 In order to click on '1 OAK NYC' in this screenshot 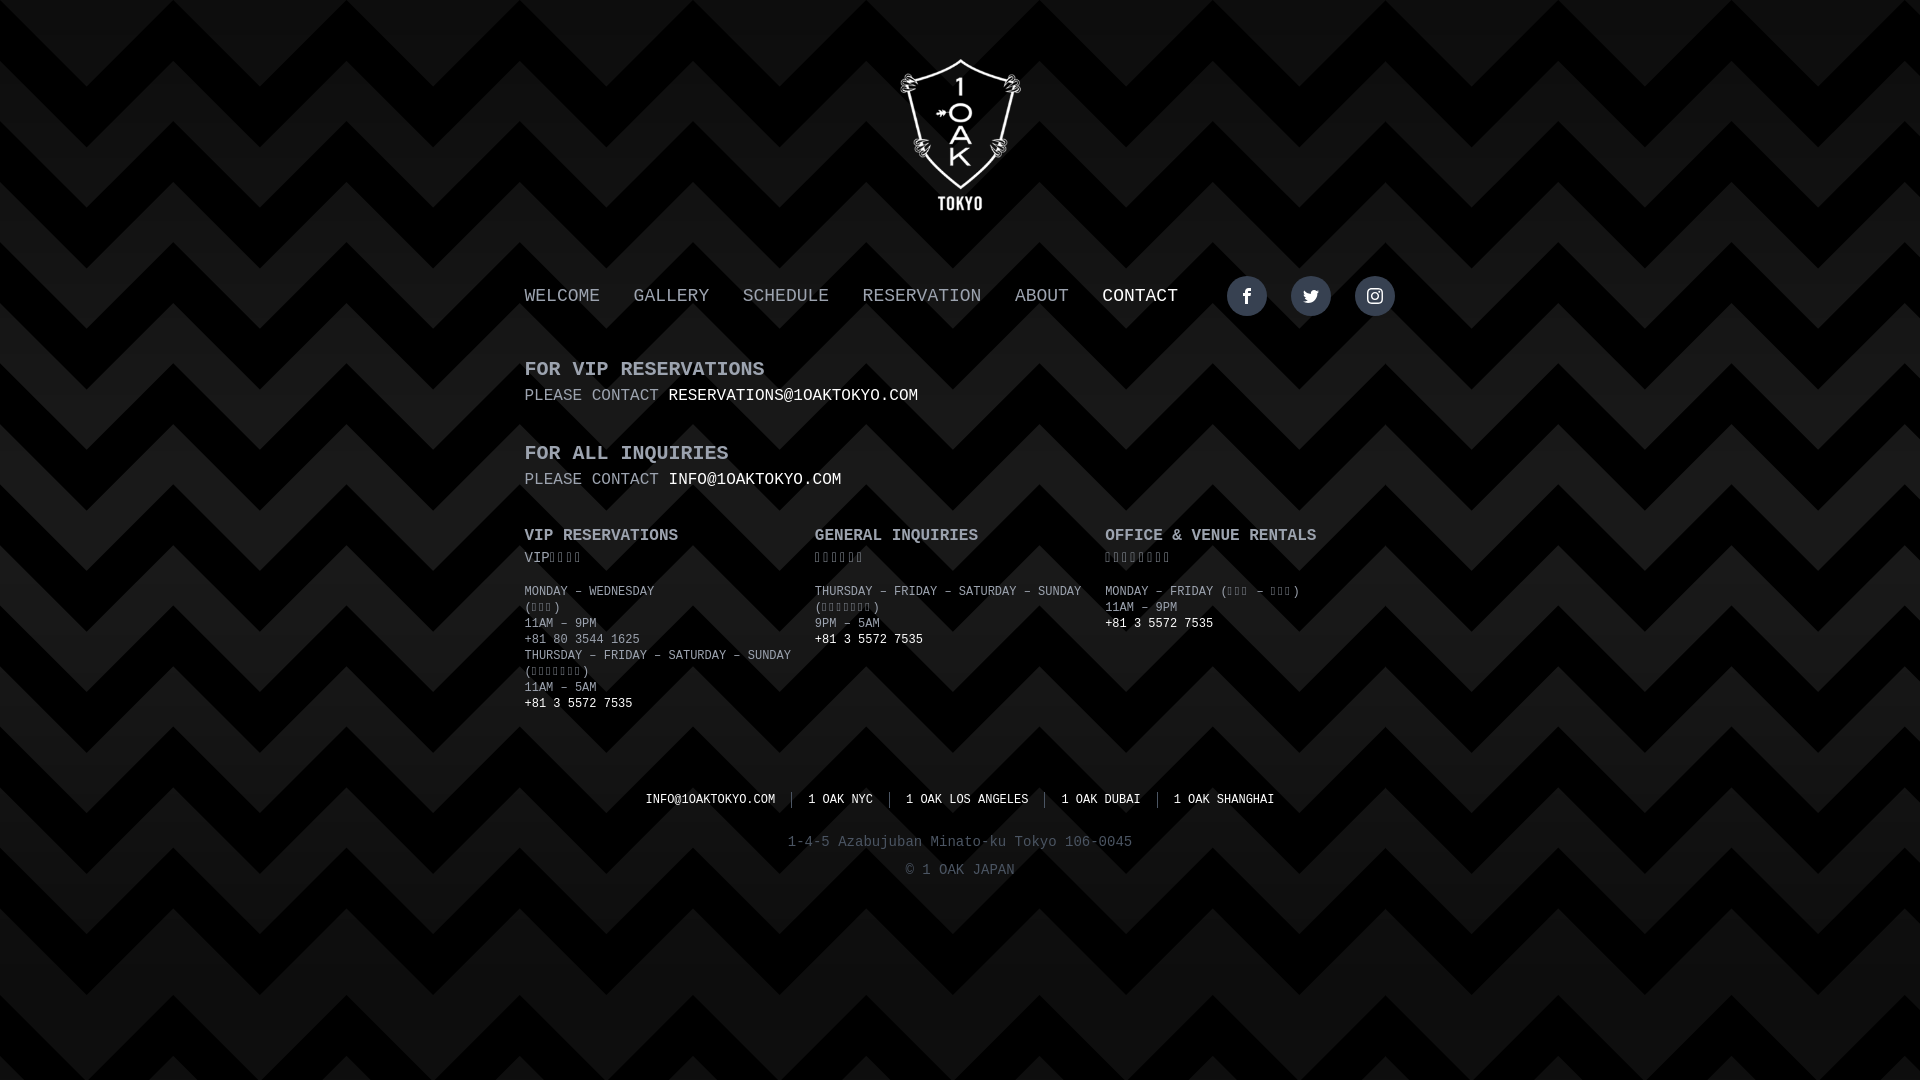, I will do `click(840, 798)`.